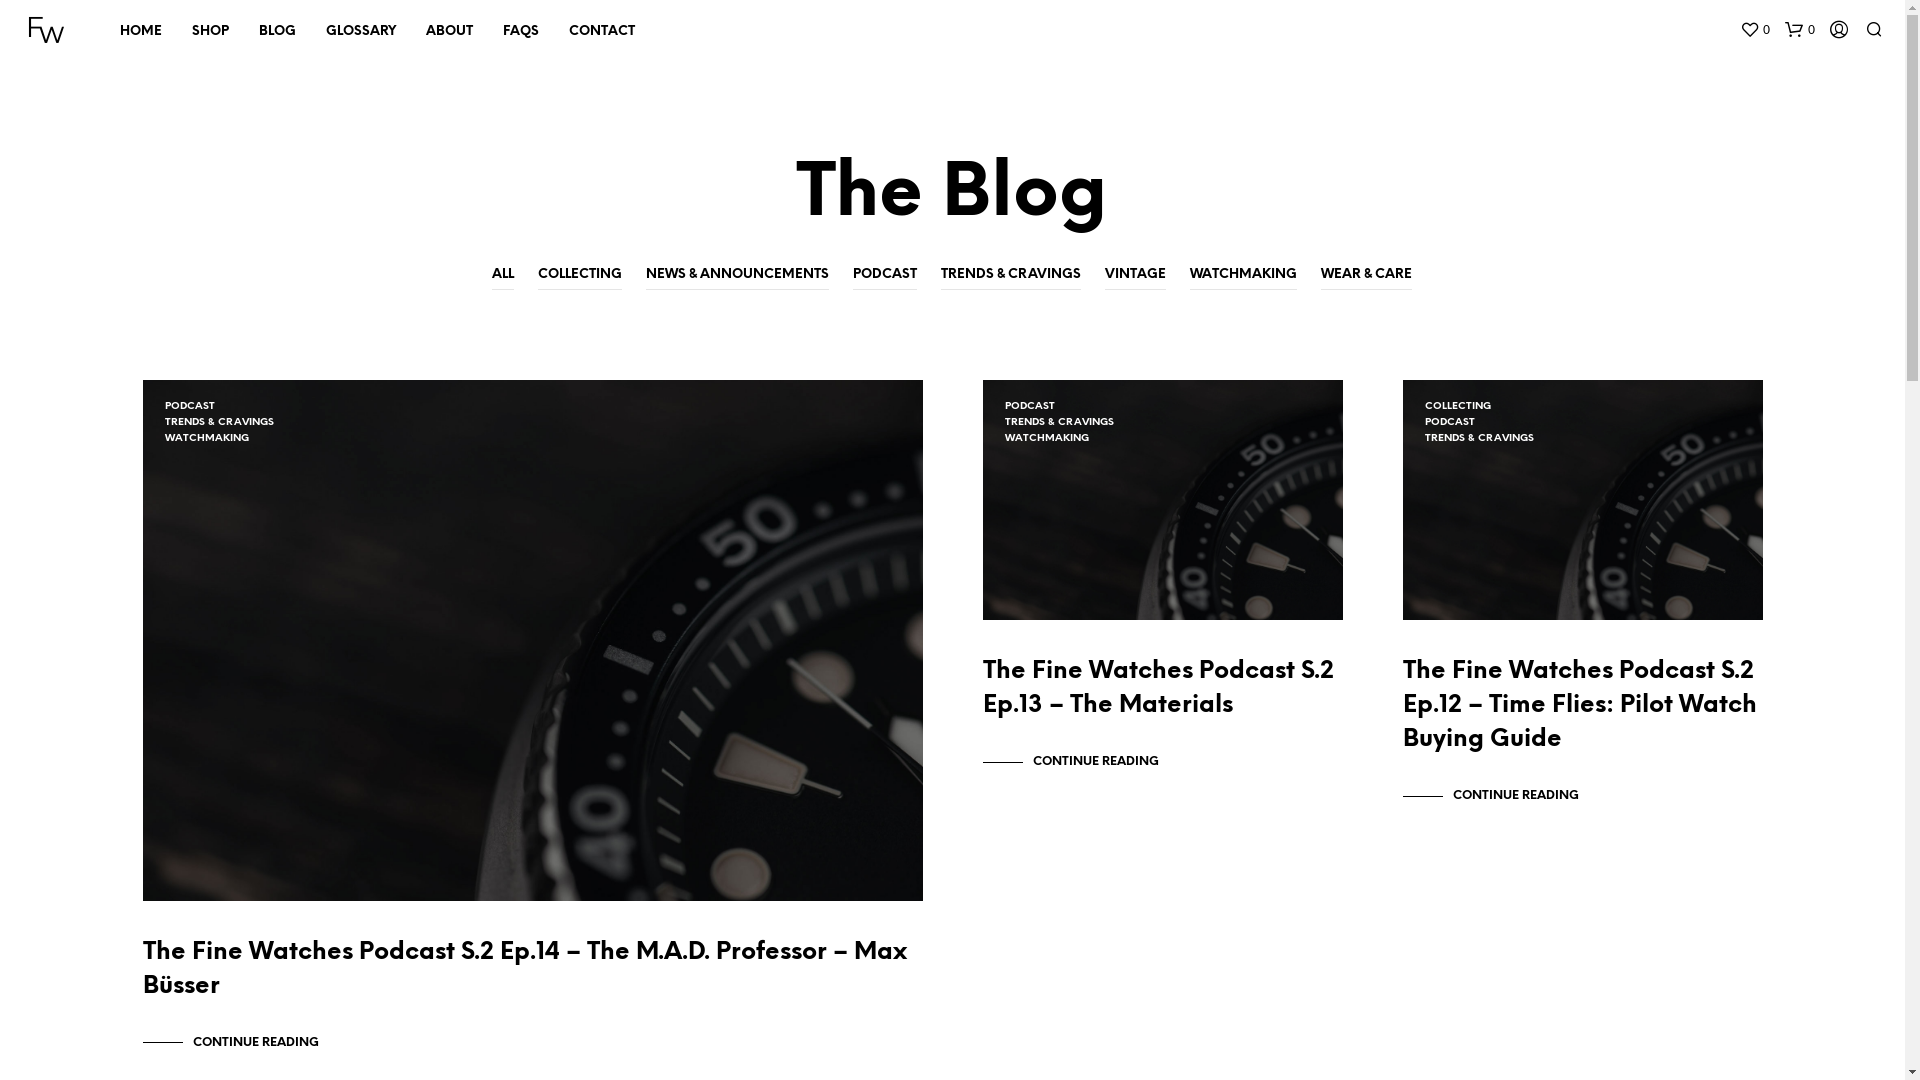 The height and width of the screenshot is (1080, 1920). I want to click on 'ALL', so click(503, 275).